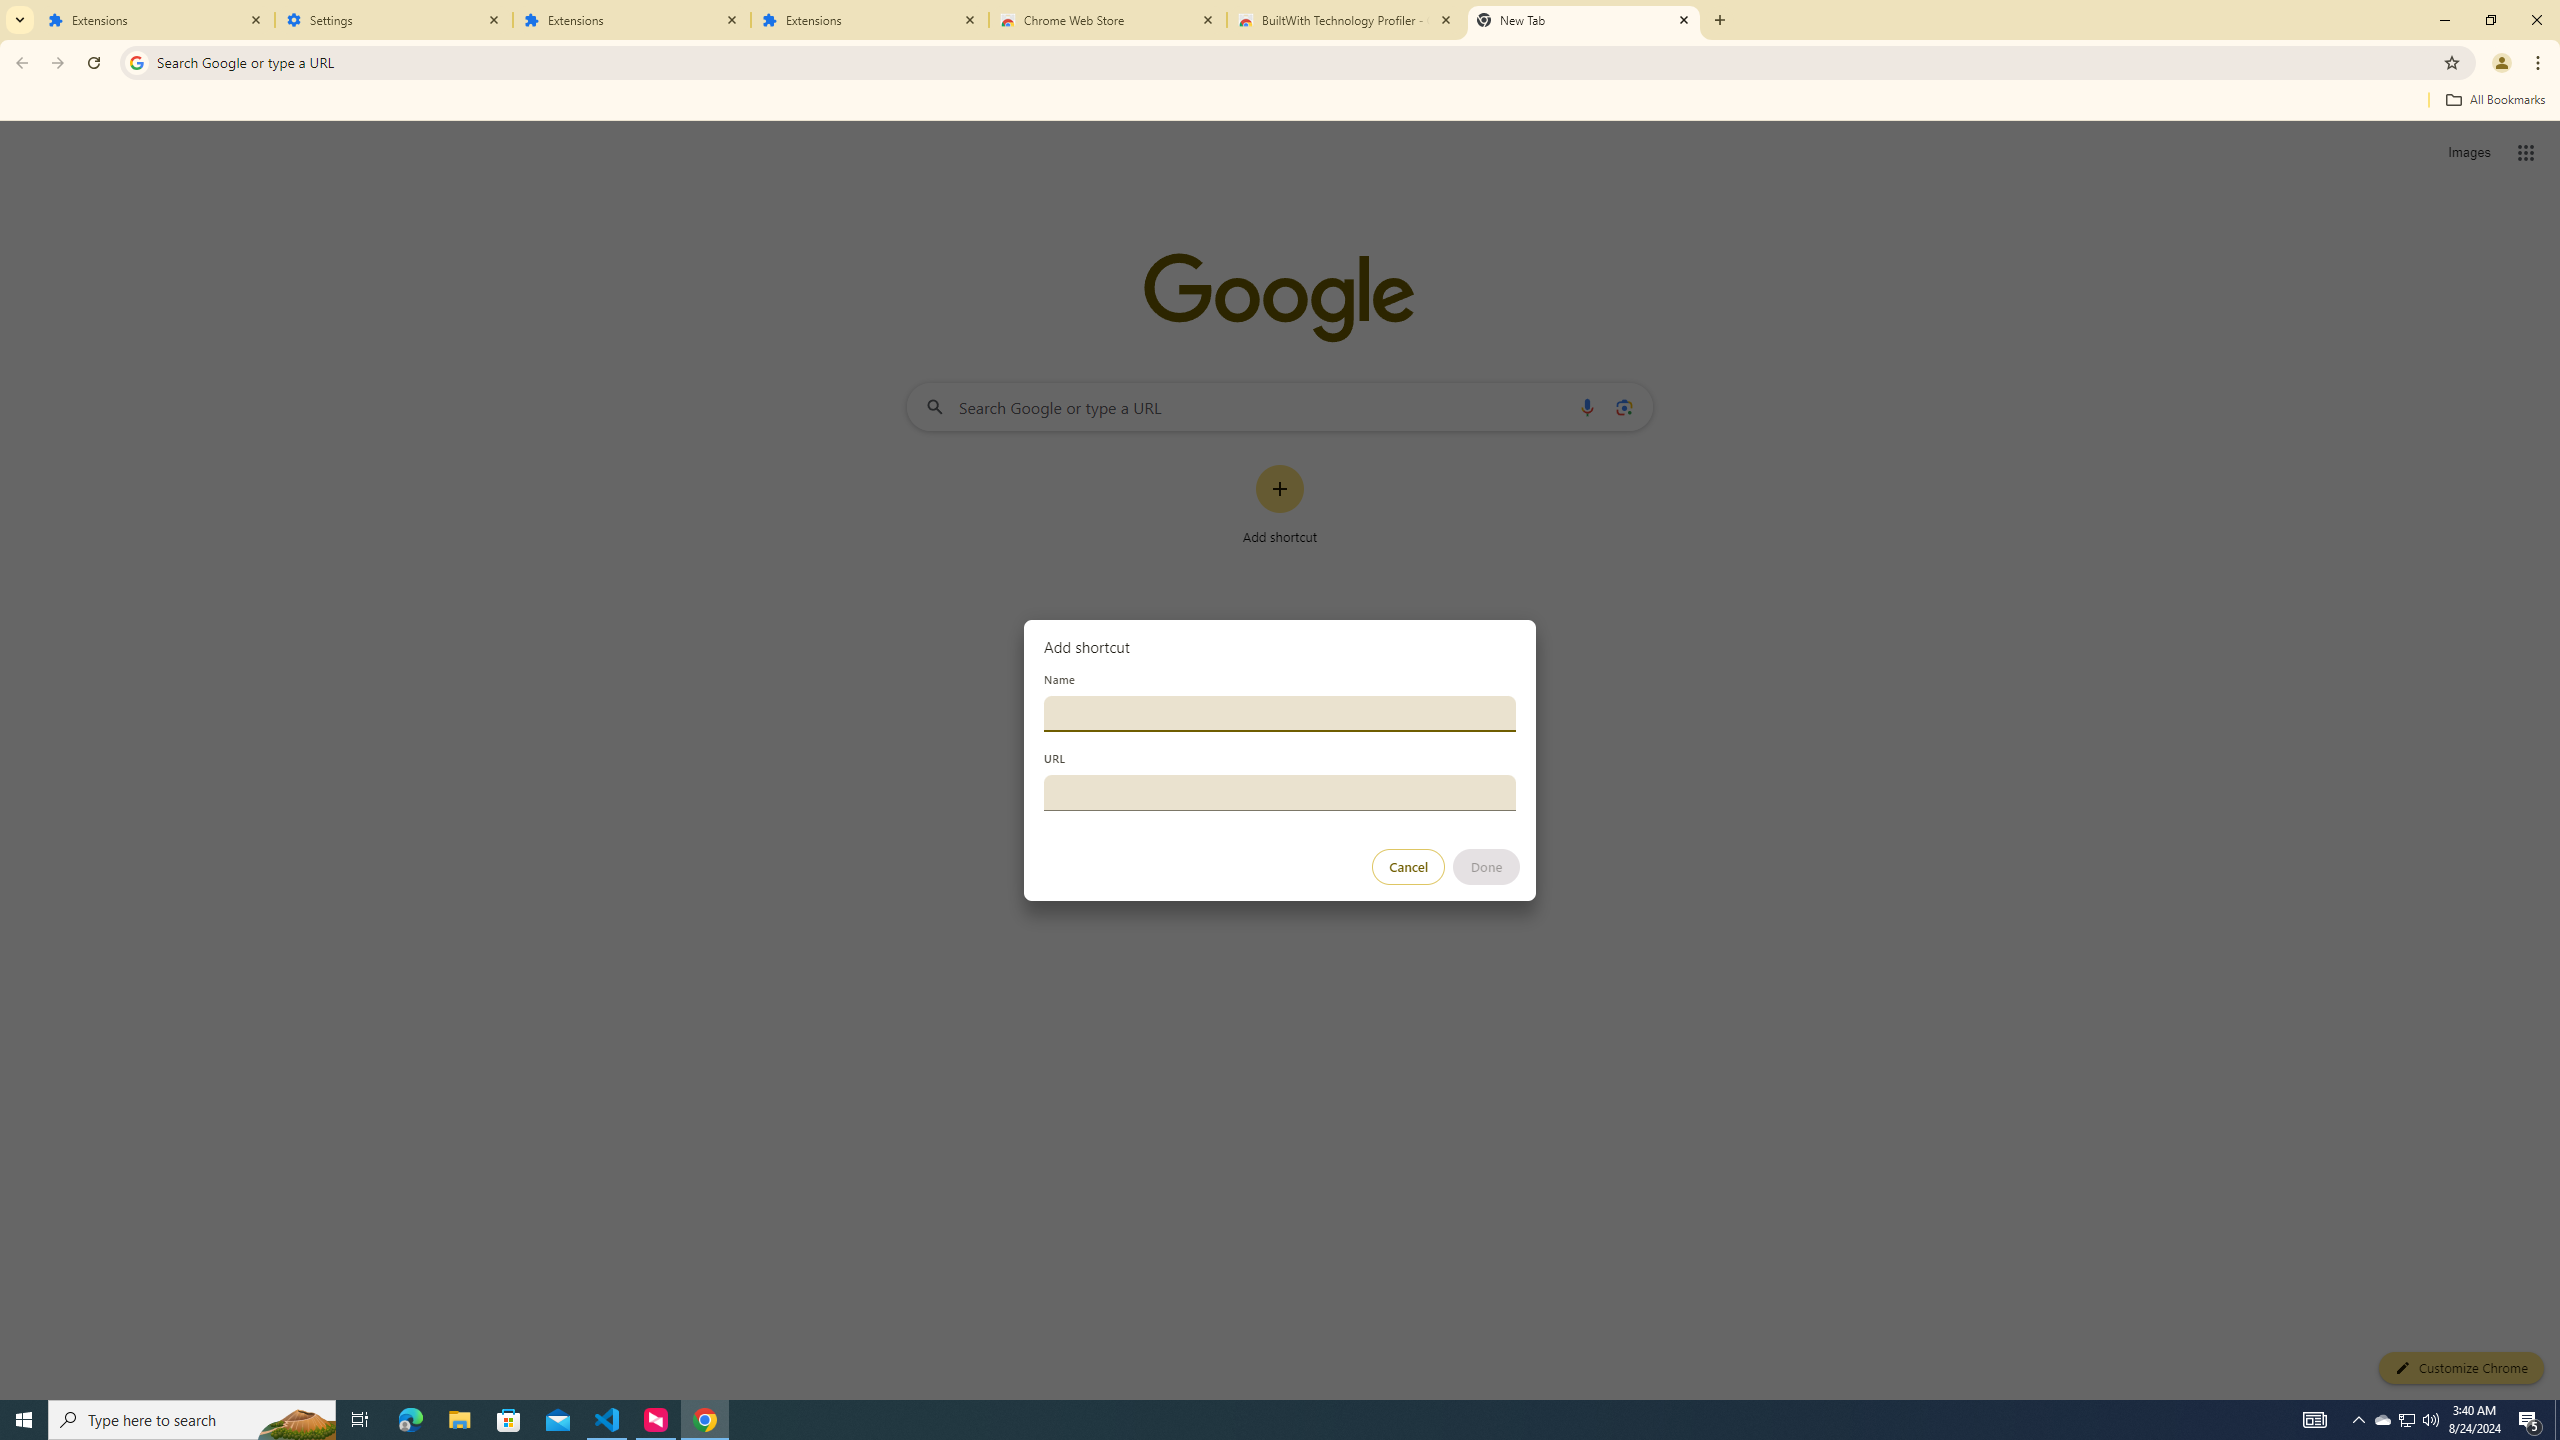 The image size is (2560, 1440). What do you see at coordinates (394, 19) in the screenshot?
I see `'Settings'` at bounding box center [394, 19].